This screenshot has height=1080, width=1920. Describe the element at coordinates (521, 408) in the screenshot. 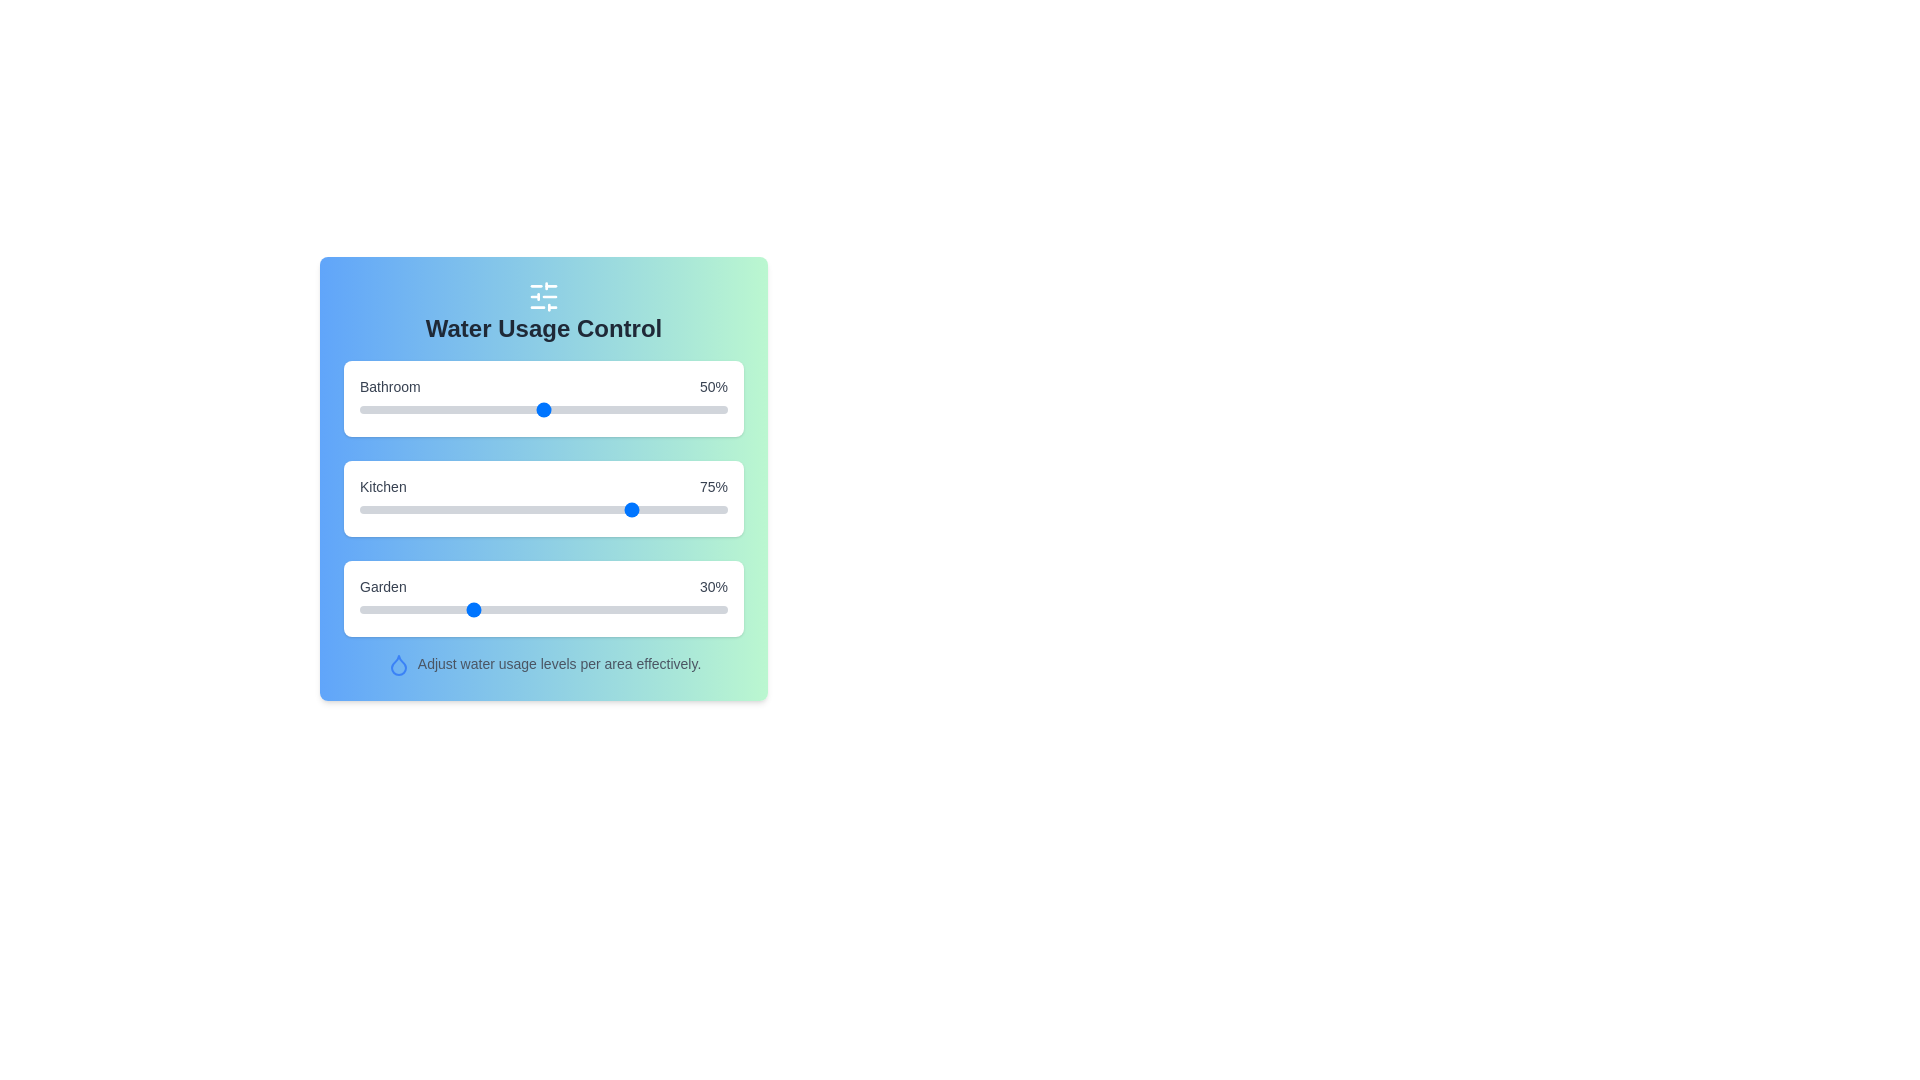

I see `the Bathroom usage slider to 44%` at that location.